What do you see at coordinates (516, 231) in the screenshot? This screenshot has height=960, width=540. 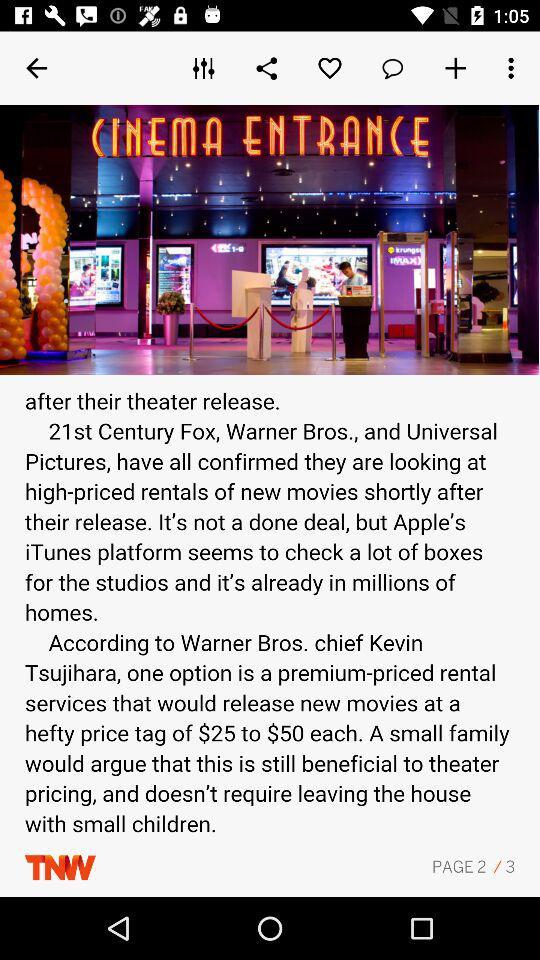 I see `the more icon` at bounding box center [516, 231].